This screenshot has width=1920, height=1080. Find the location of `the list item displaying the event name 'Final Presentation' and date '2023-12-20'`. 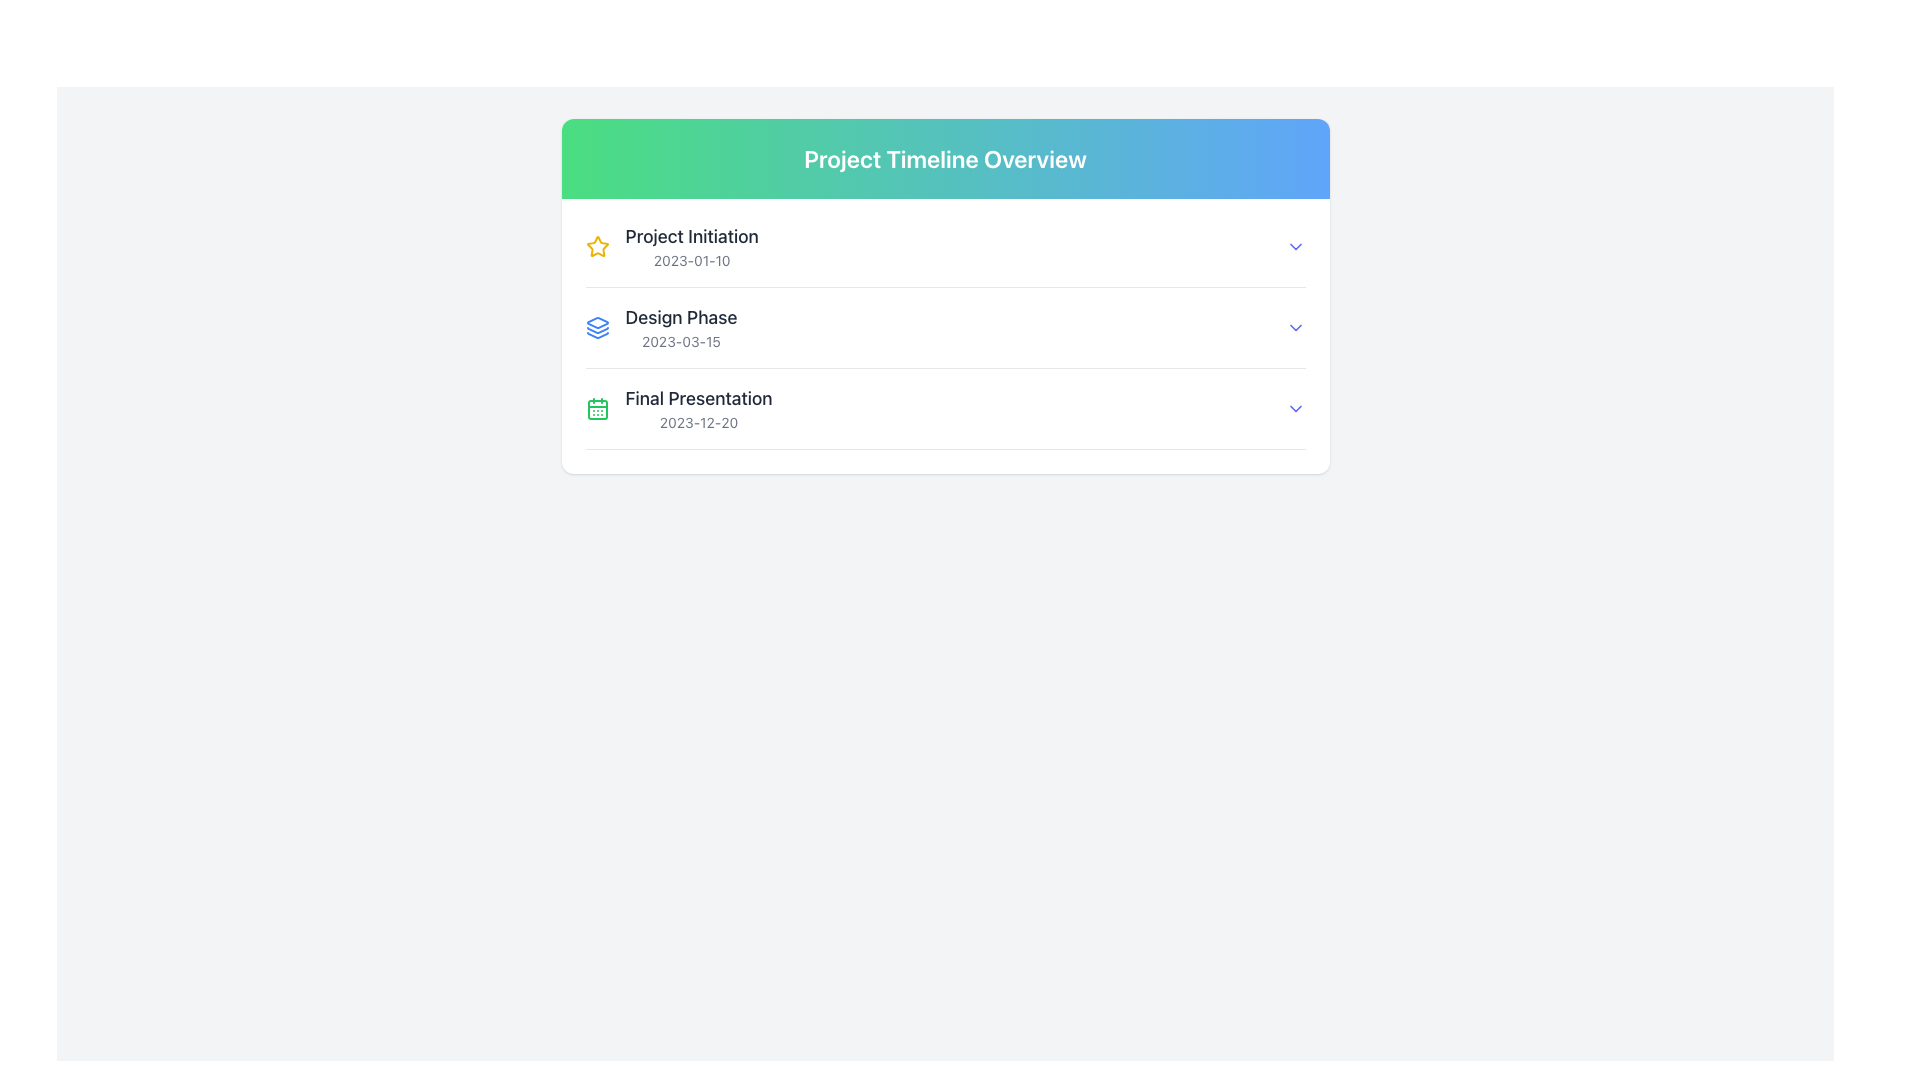

the list item displaying the event name 'Final Presentation' and date '2023-12-20' is located at coordinates (679, 407).